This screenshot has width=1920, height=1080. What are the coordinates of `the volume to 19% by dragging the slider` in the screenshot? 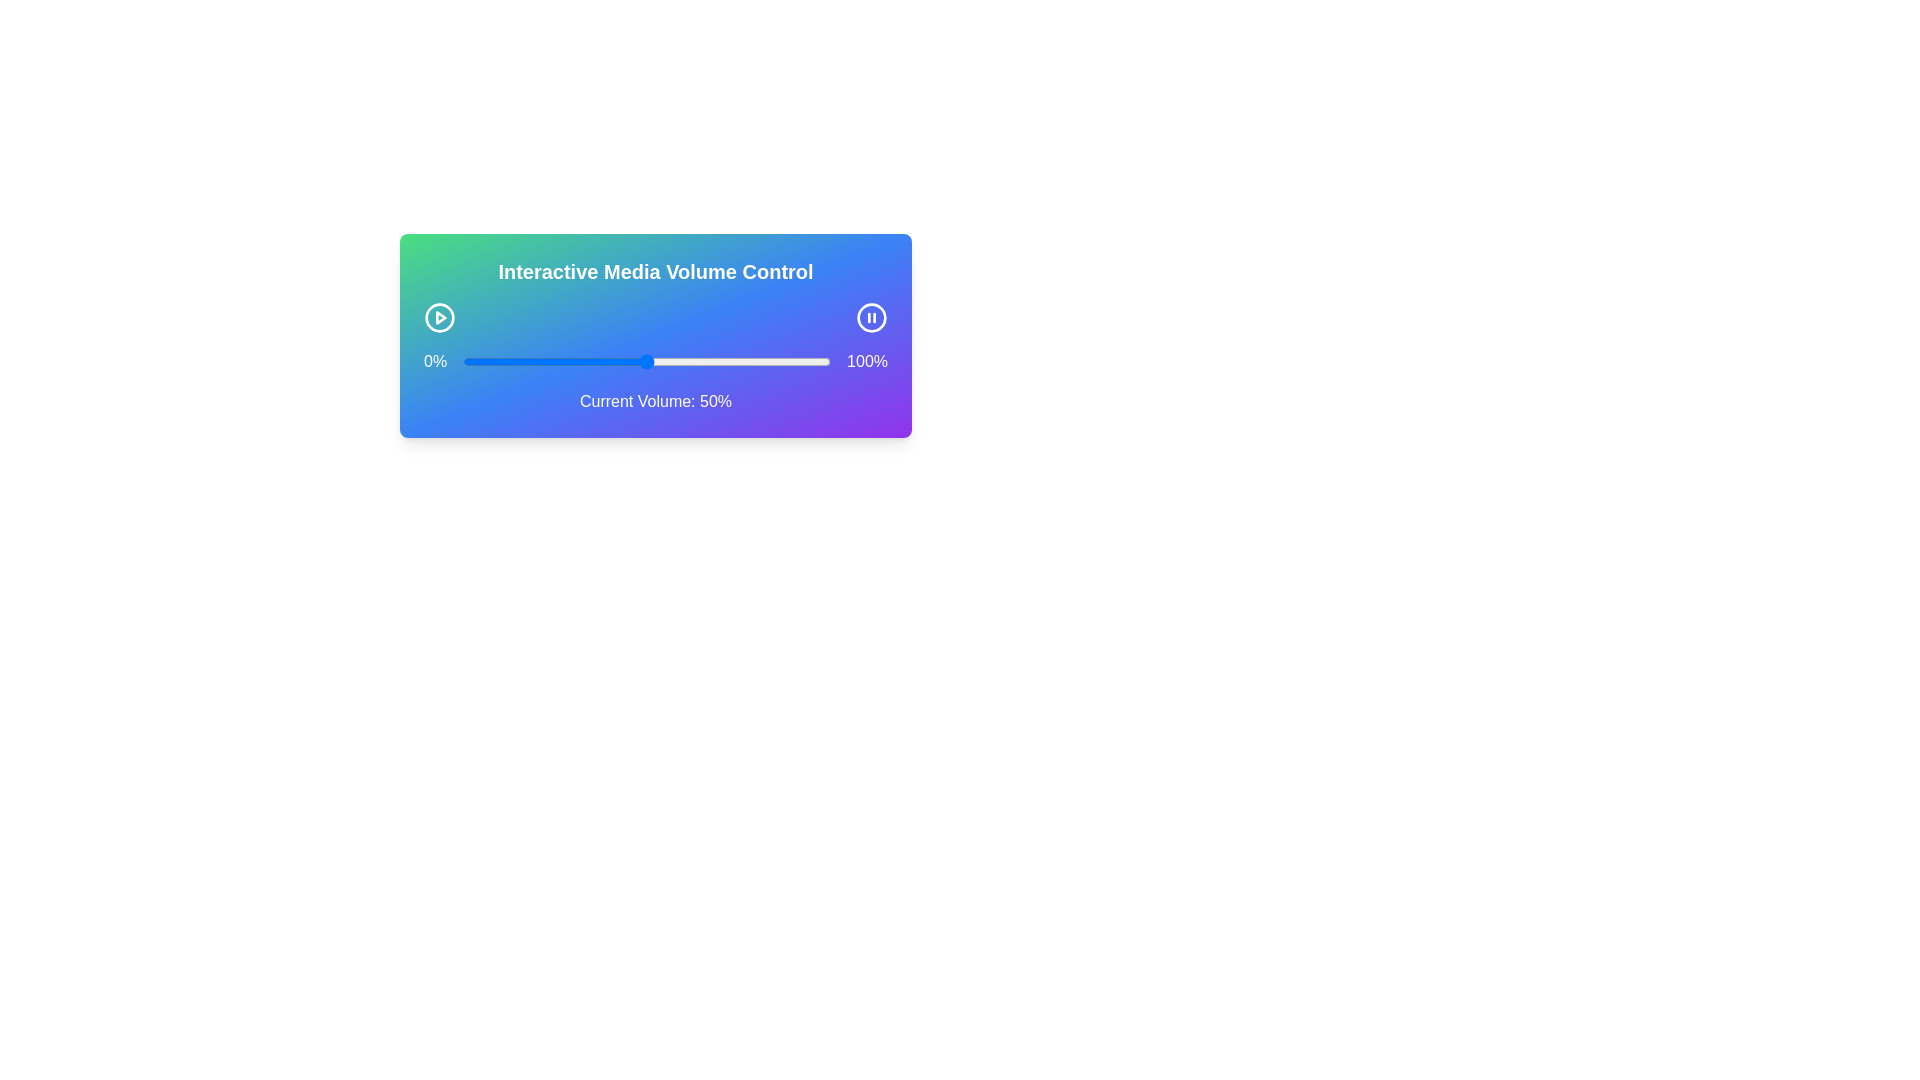 It's located at (532, 362).